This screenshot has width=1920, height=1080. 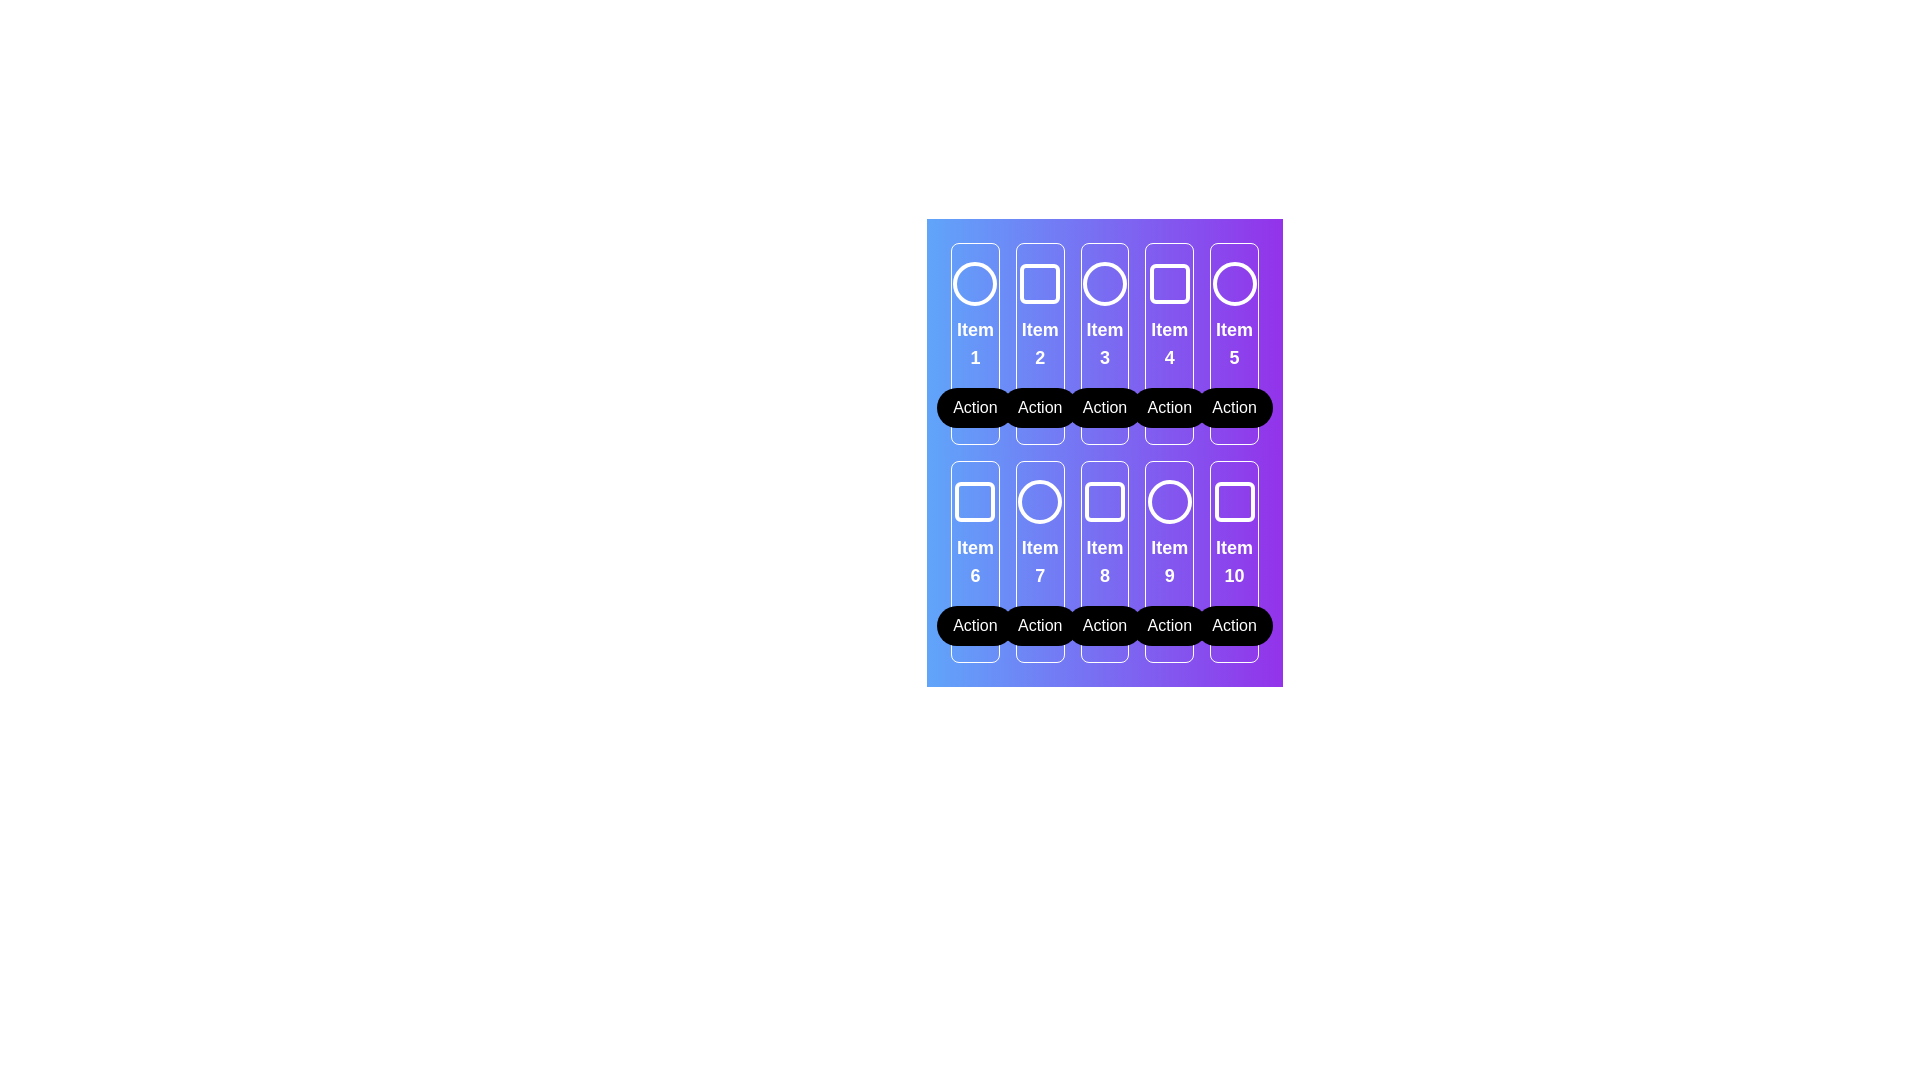 I want to click on the 'Item 5' text label, which is styled in a medium-large bold font and is centered within its segment on a vibrant purple background, located in the fifth column of a two-row grid, so click(x=1233, y=342).